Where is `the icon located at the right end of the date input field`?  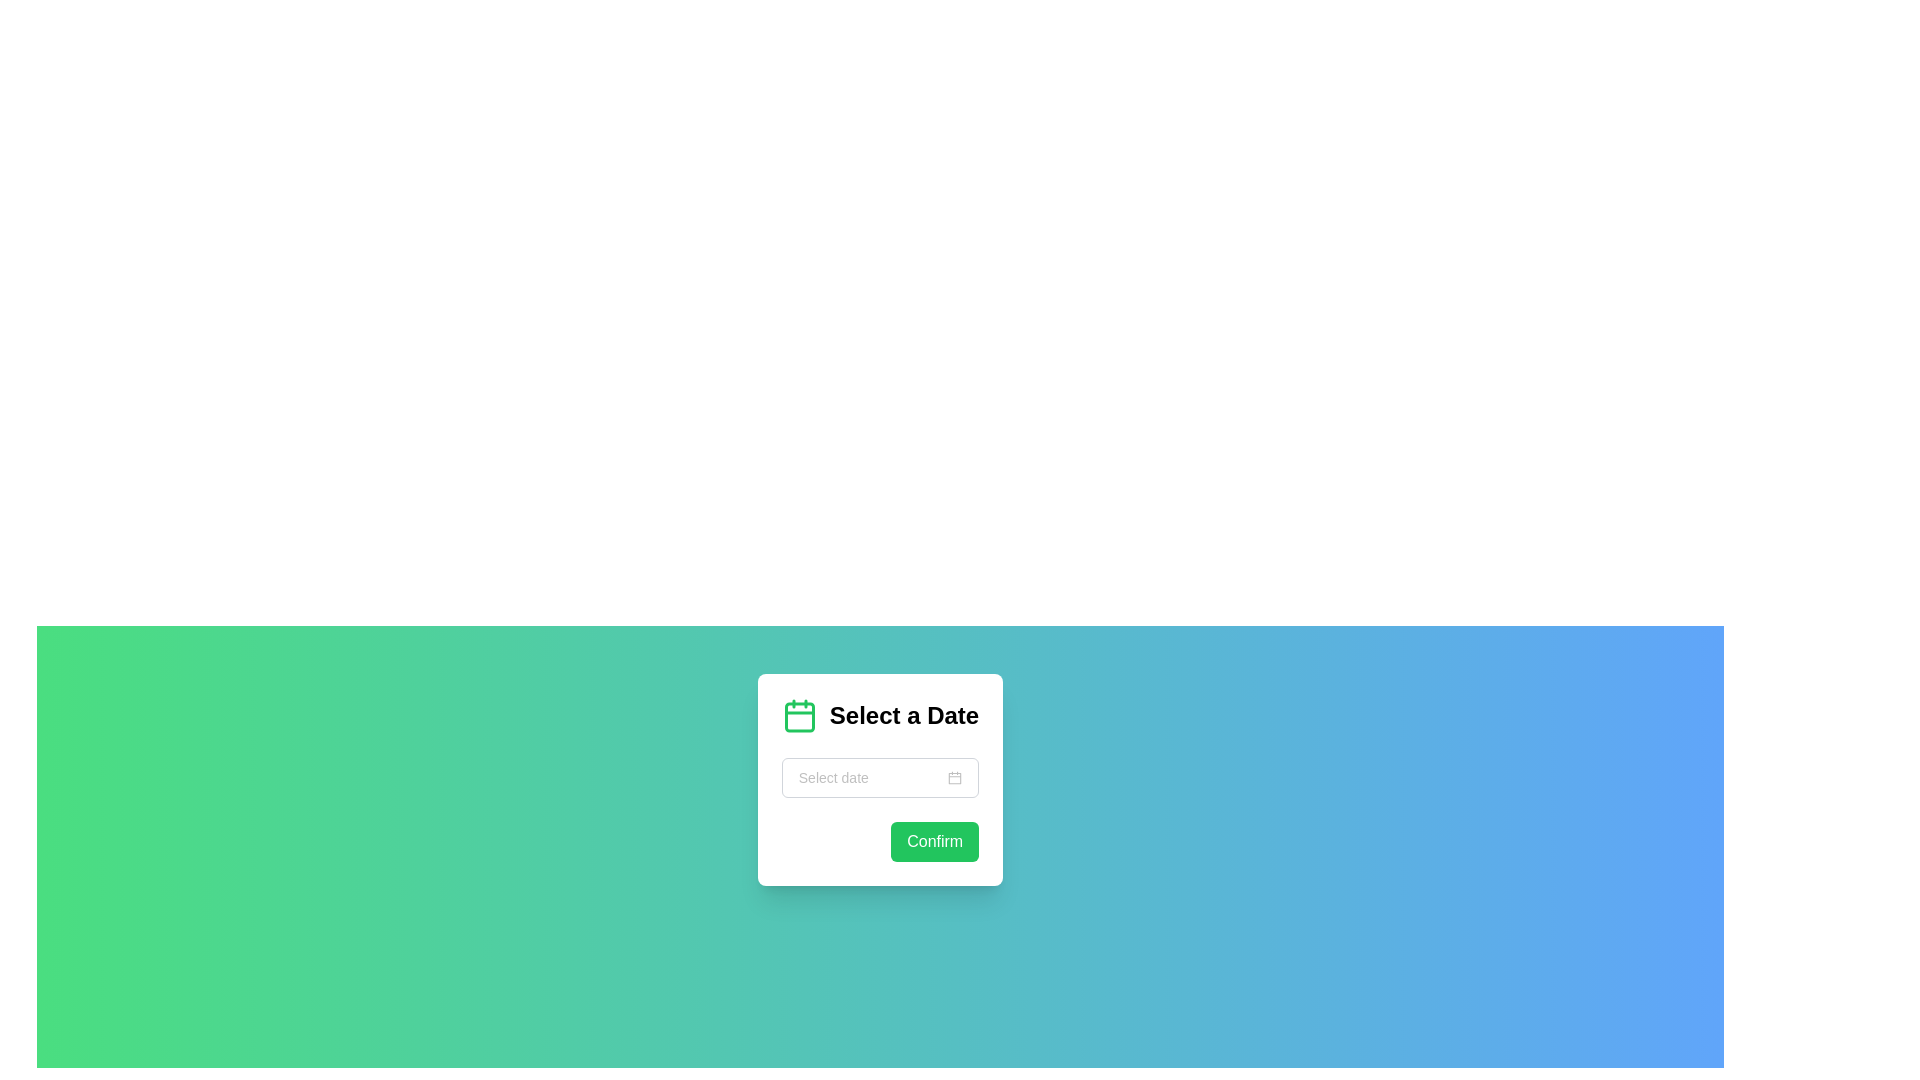 the icon located at the right end of the date input field is located at coordinates (954, 777).